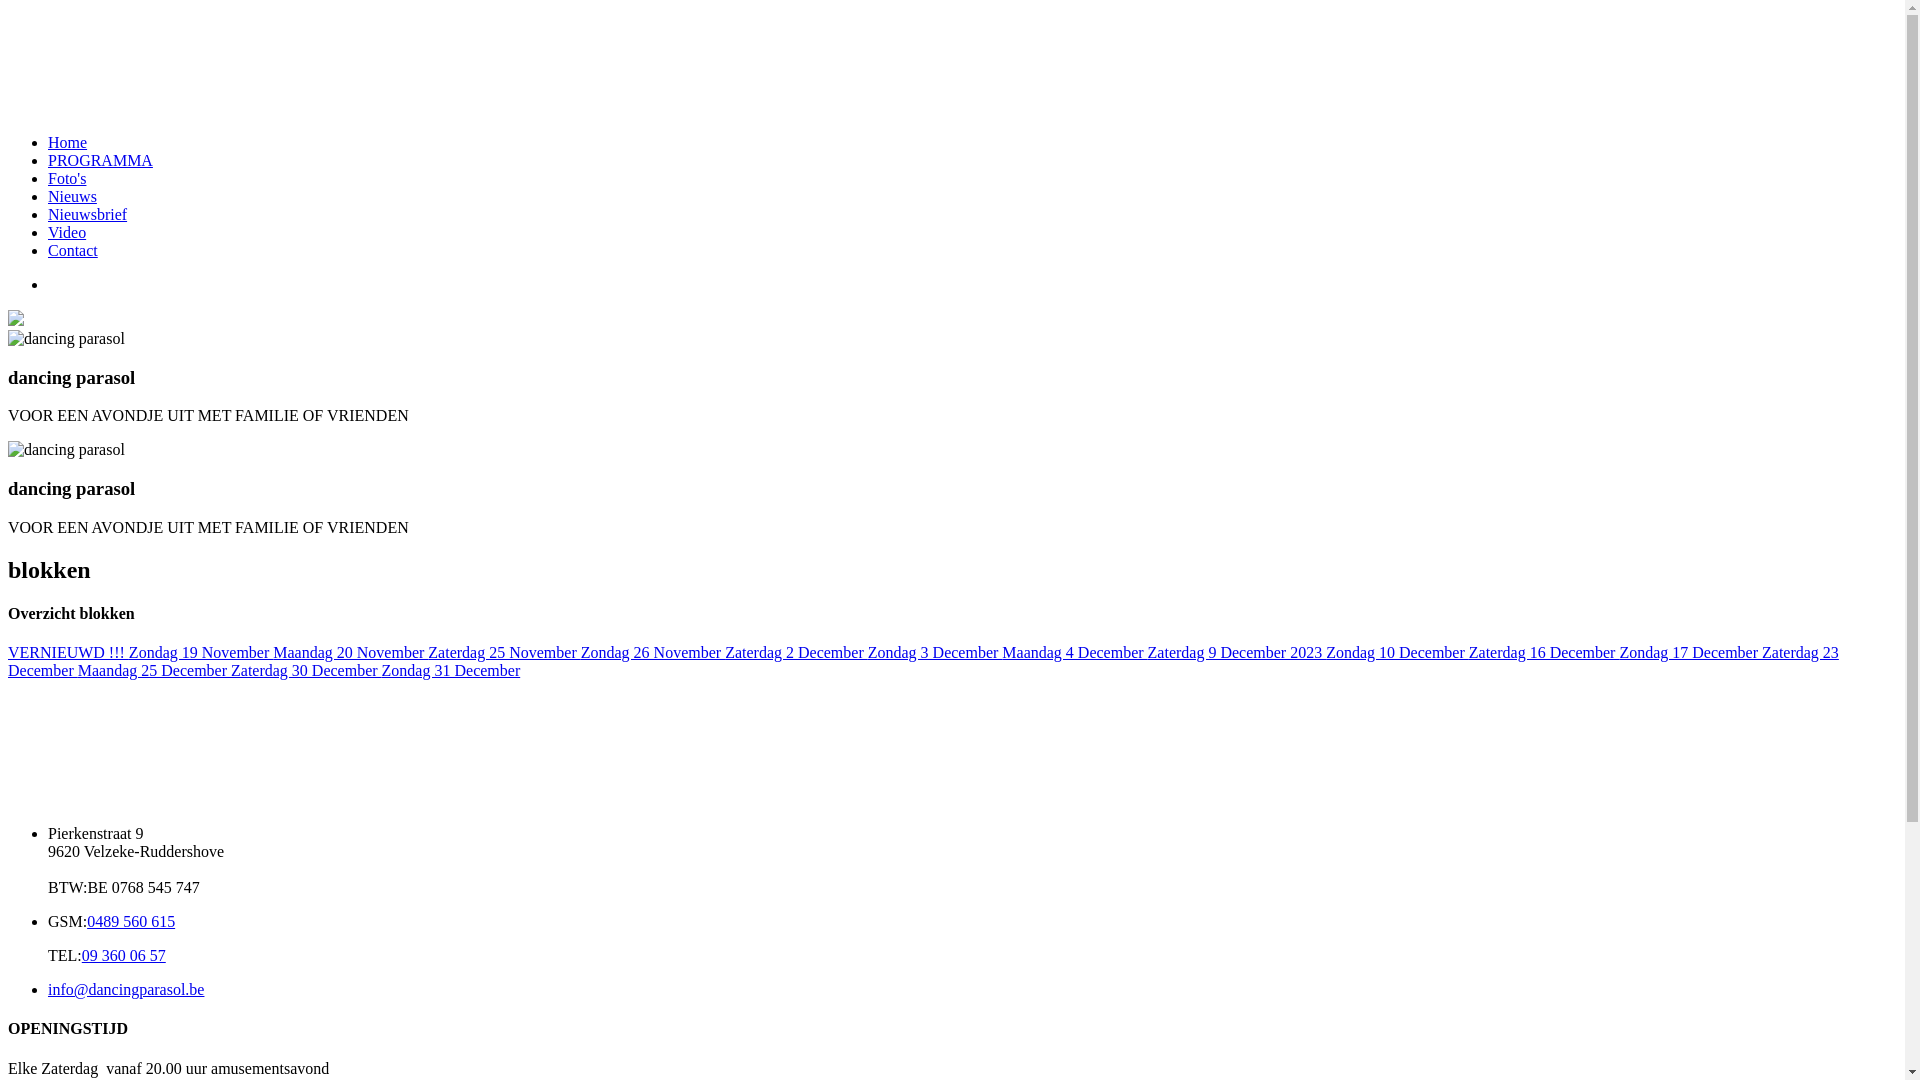 This screenshot has height=1080, width=1920. I want to click on 'Zondag 10 December', so click(1396, 652).